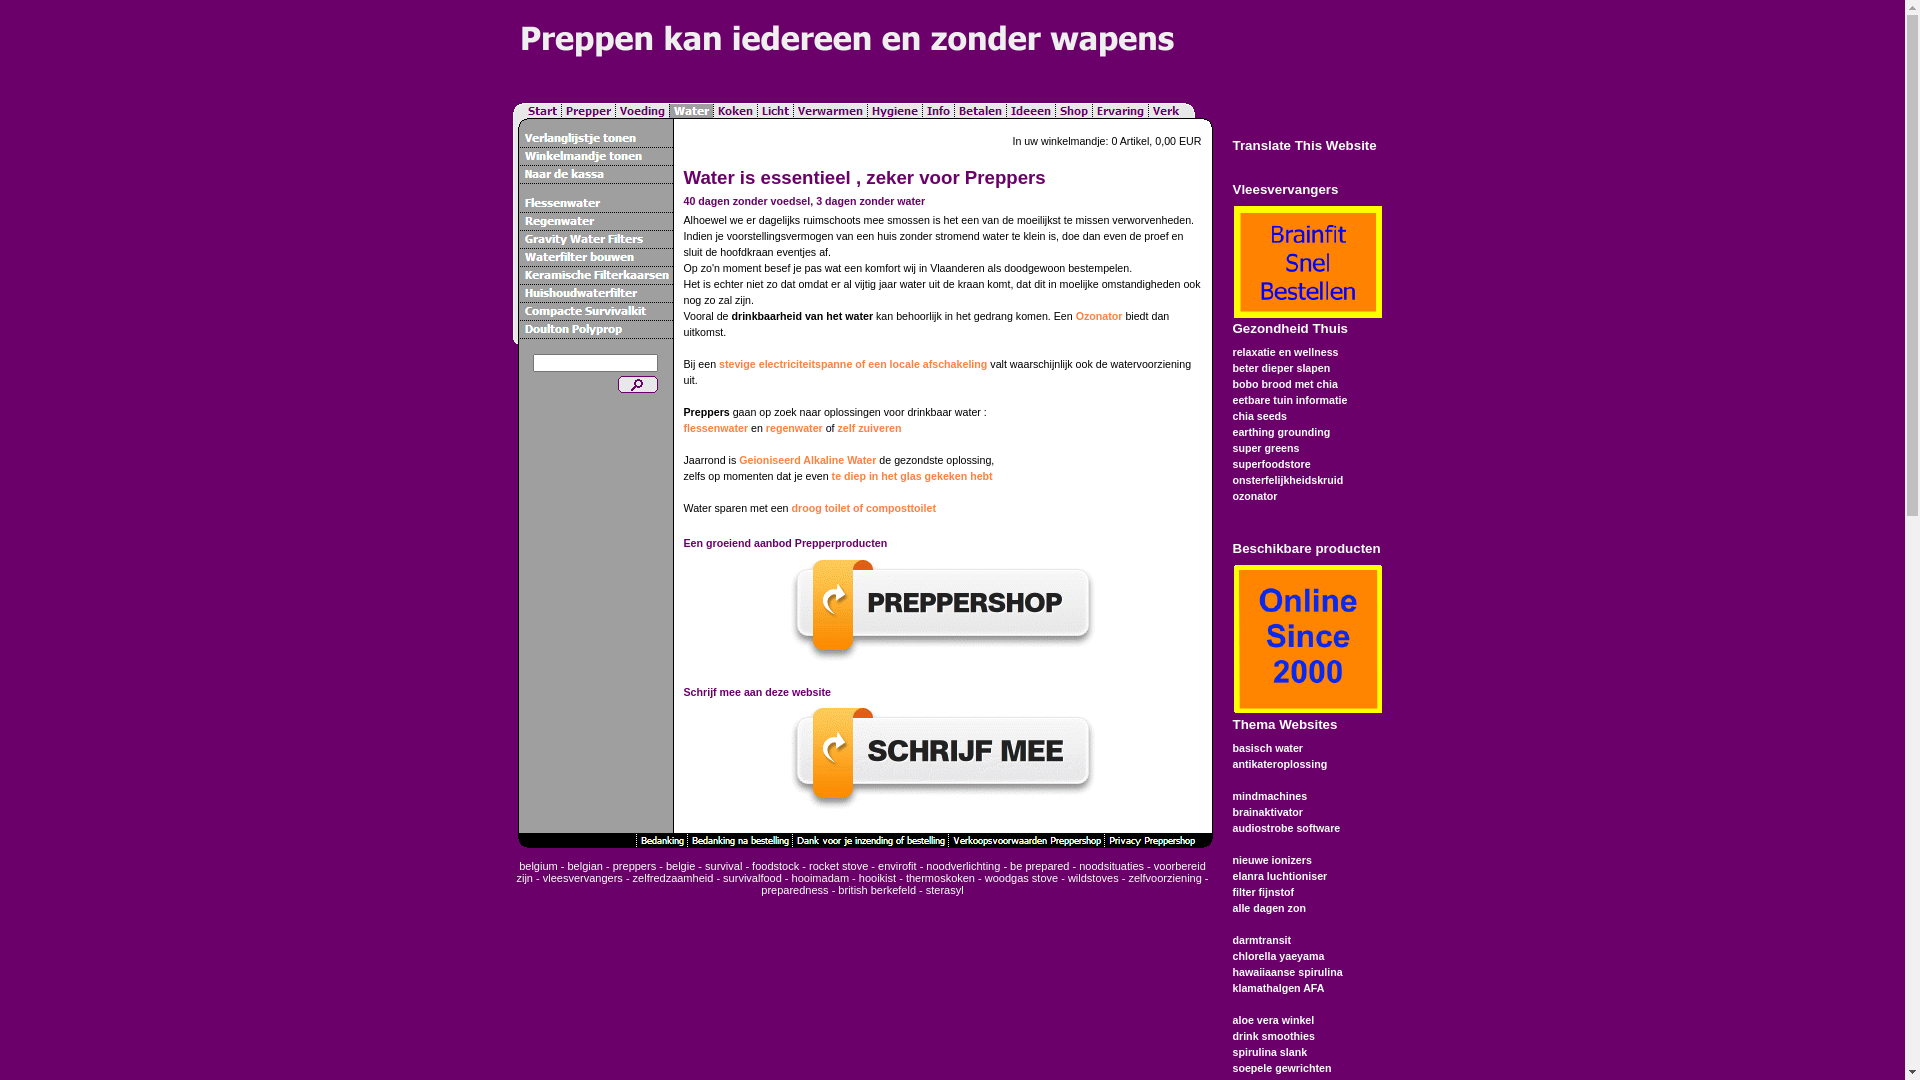  What do you see at coordinates (1286, 971) in the screenshot?
I see `'hawaiiaanse spirulina'` at bounding box center [1286, 971].